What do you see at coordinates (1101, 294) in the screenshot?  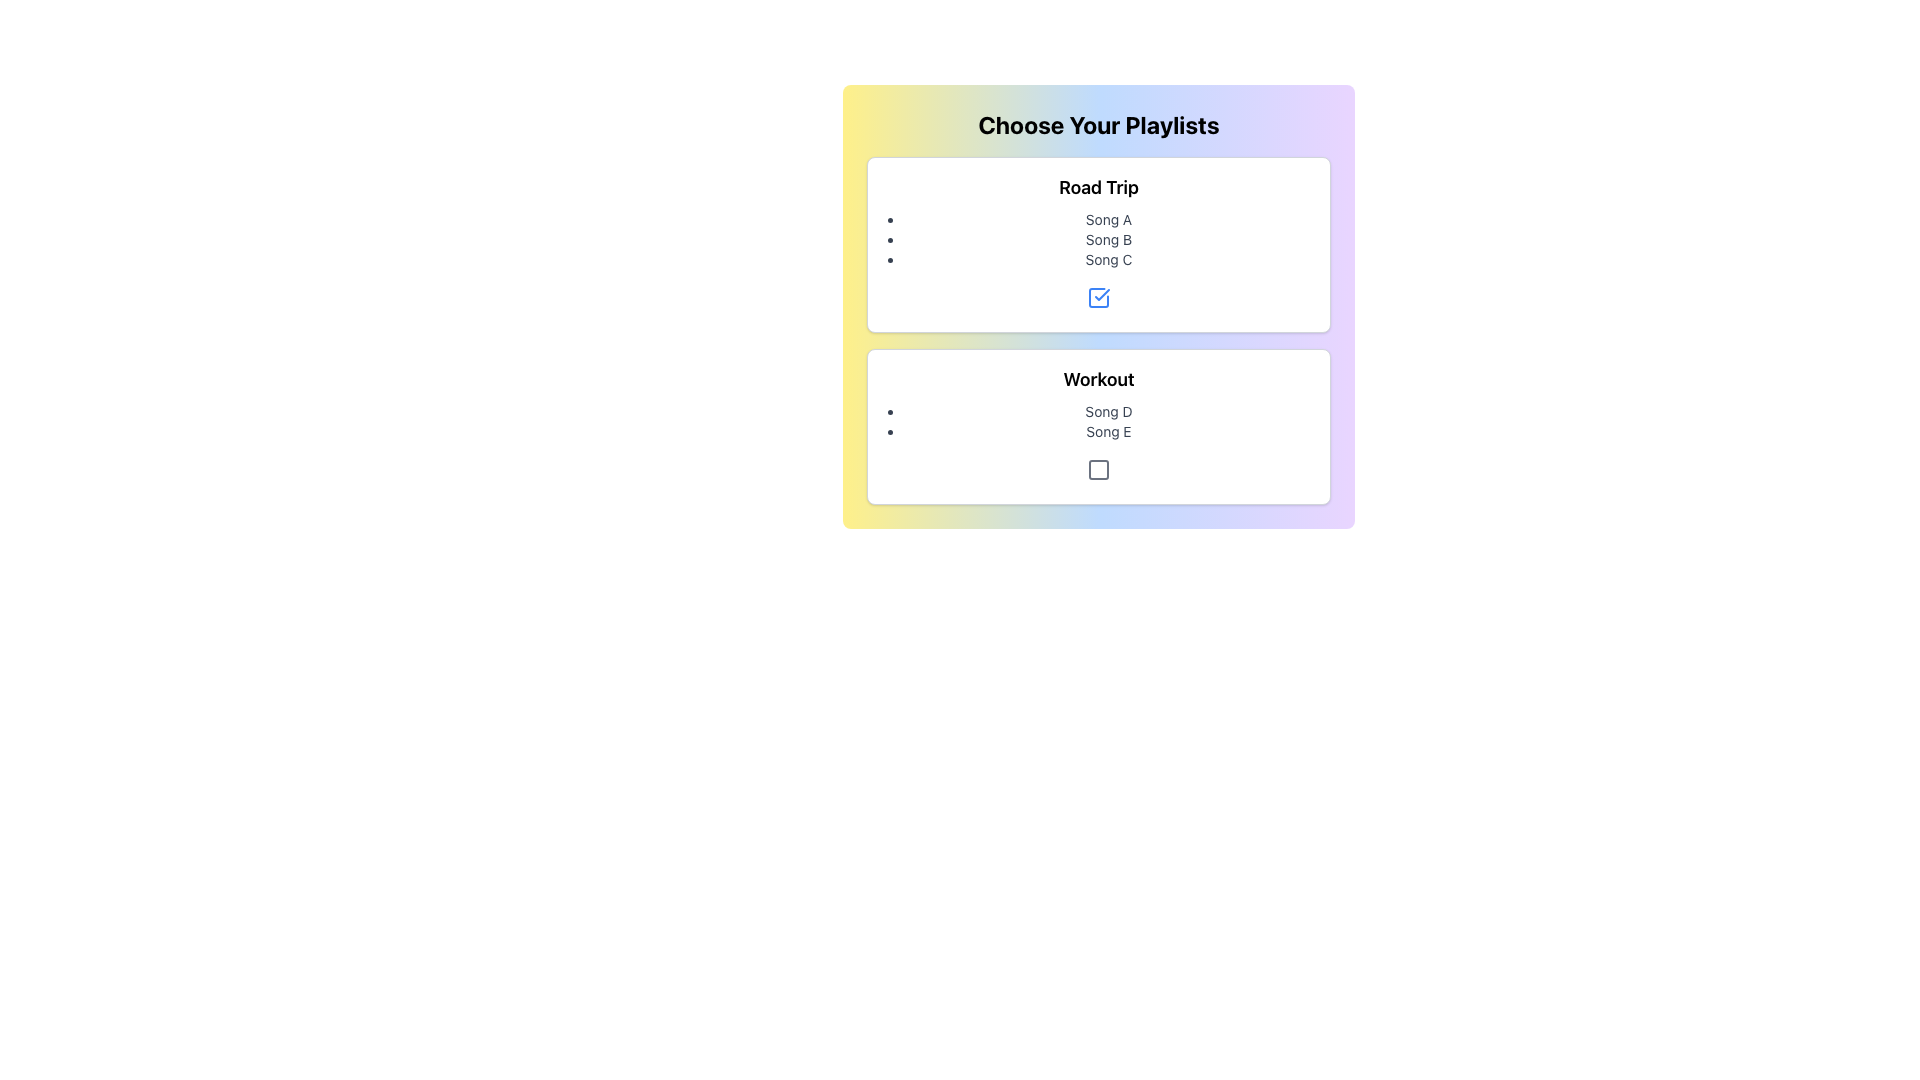 I see `the checkmark icon located centrally below the list of songs in the 'Road Trip' playlist to confirm a selection or action` at bounding box center [1101, 294].